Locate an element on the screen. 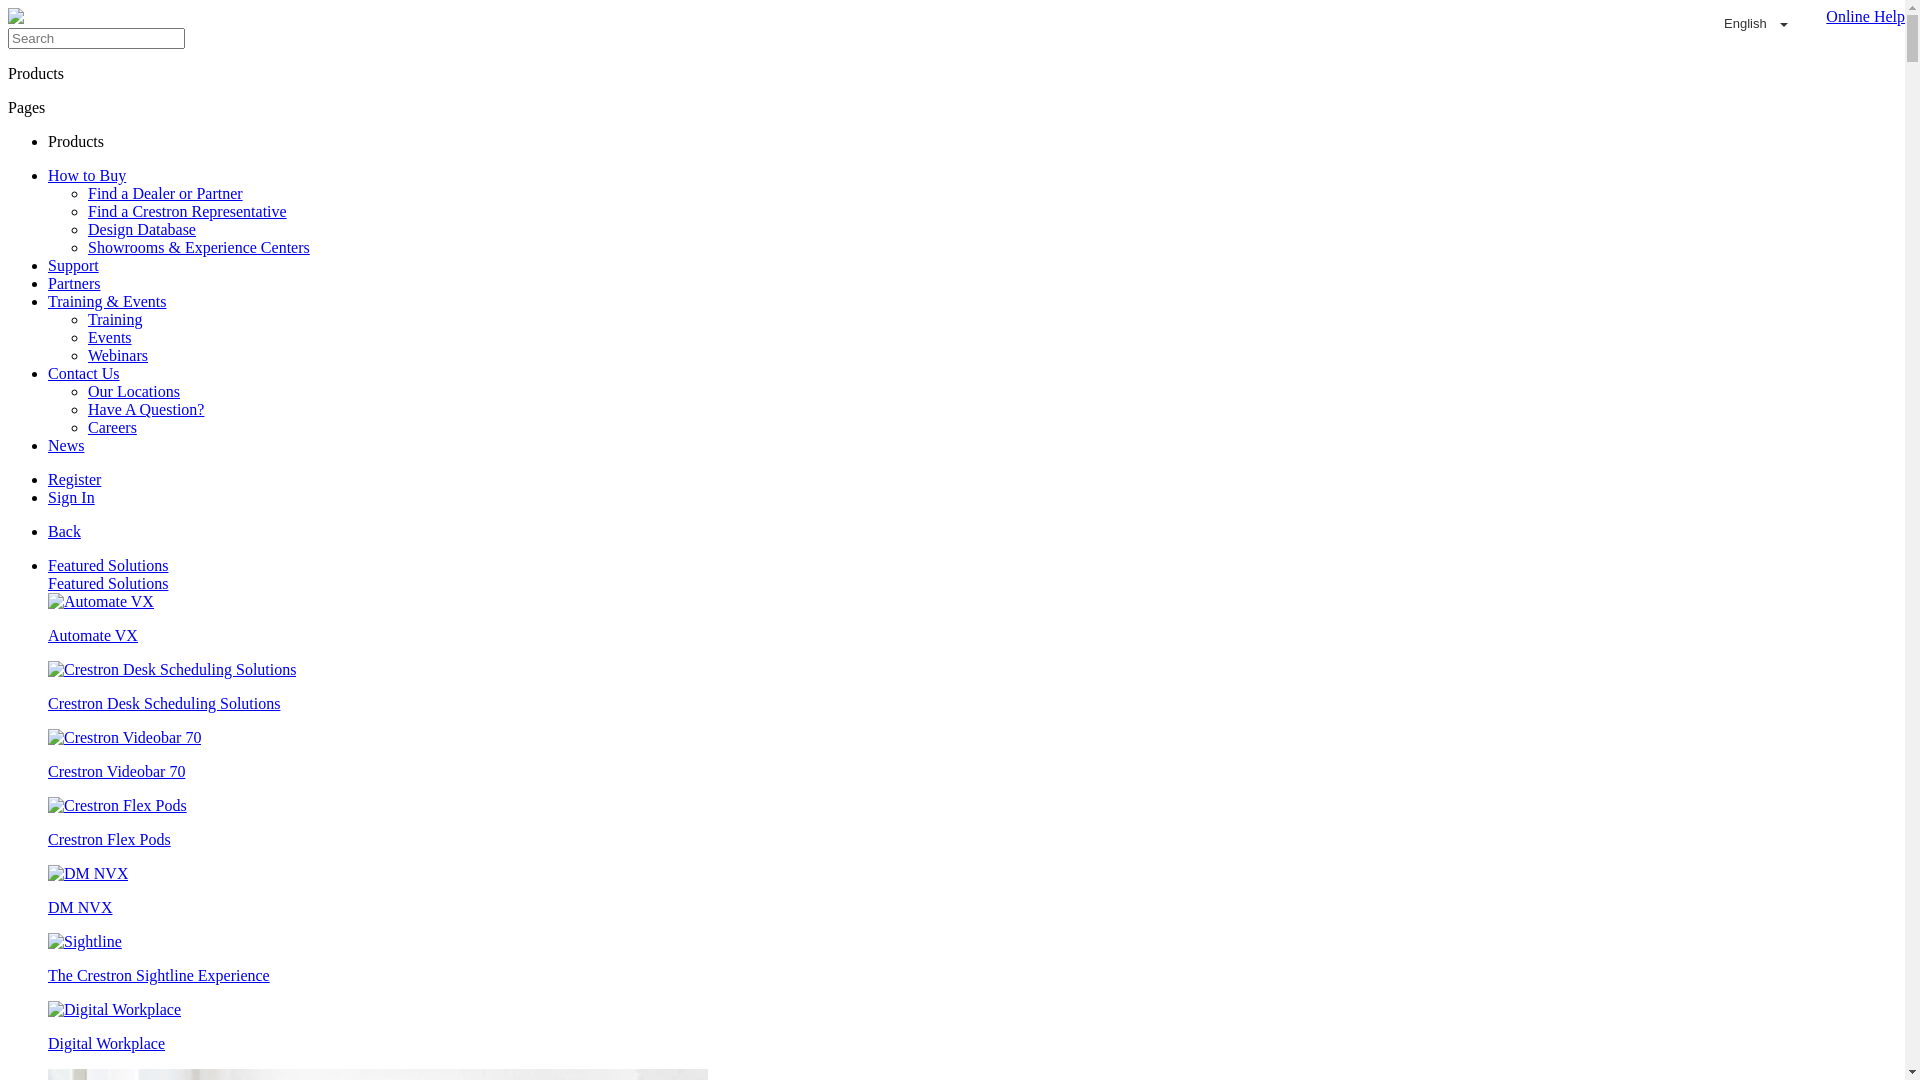  'Careers' is located at coordinates (111, 426).